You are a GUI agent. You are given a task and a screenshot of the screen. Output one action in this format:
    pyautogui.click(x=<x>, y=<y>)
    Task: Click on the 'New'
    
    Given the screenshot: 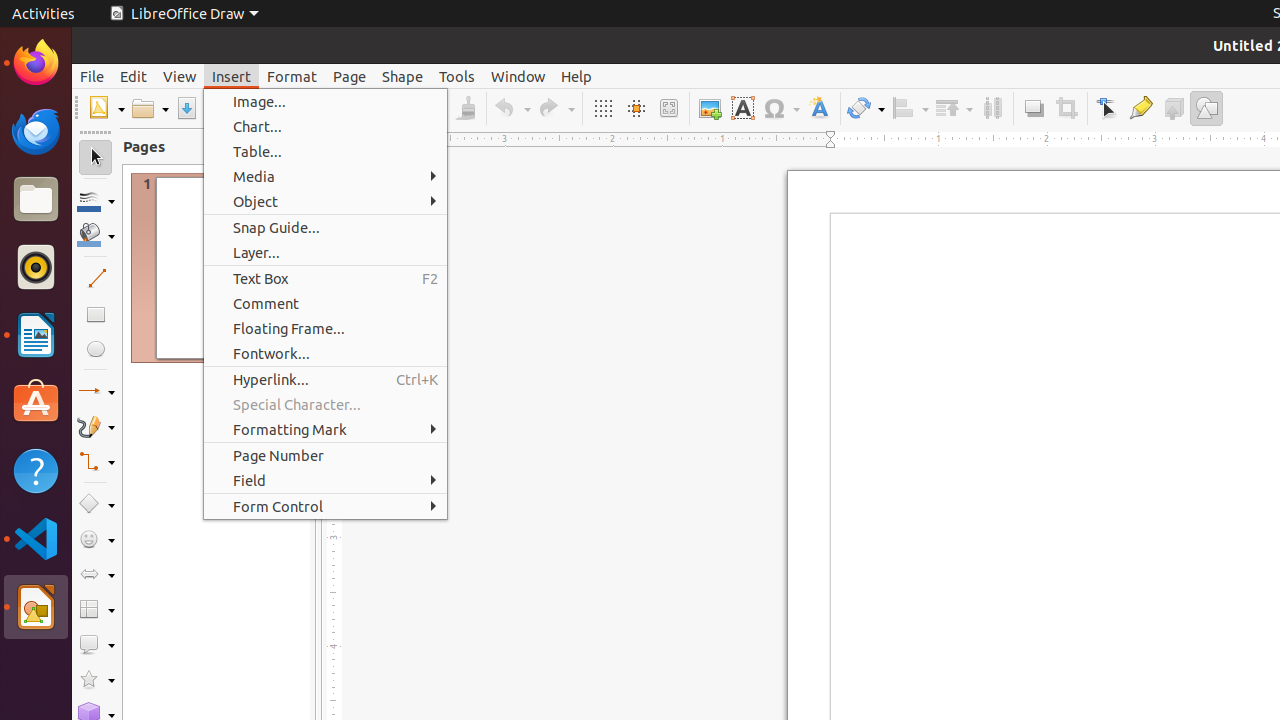 What is the action you would take?
    pyautogui.click(x=104, y=108)
    